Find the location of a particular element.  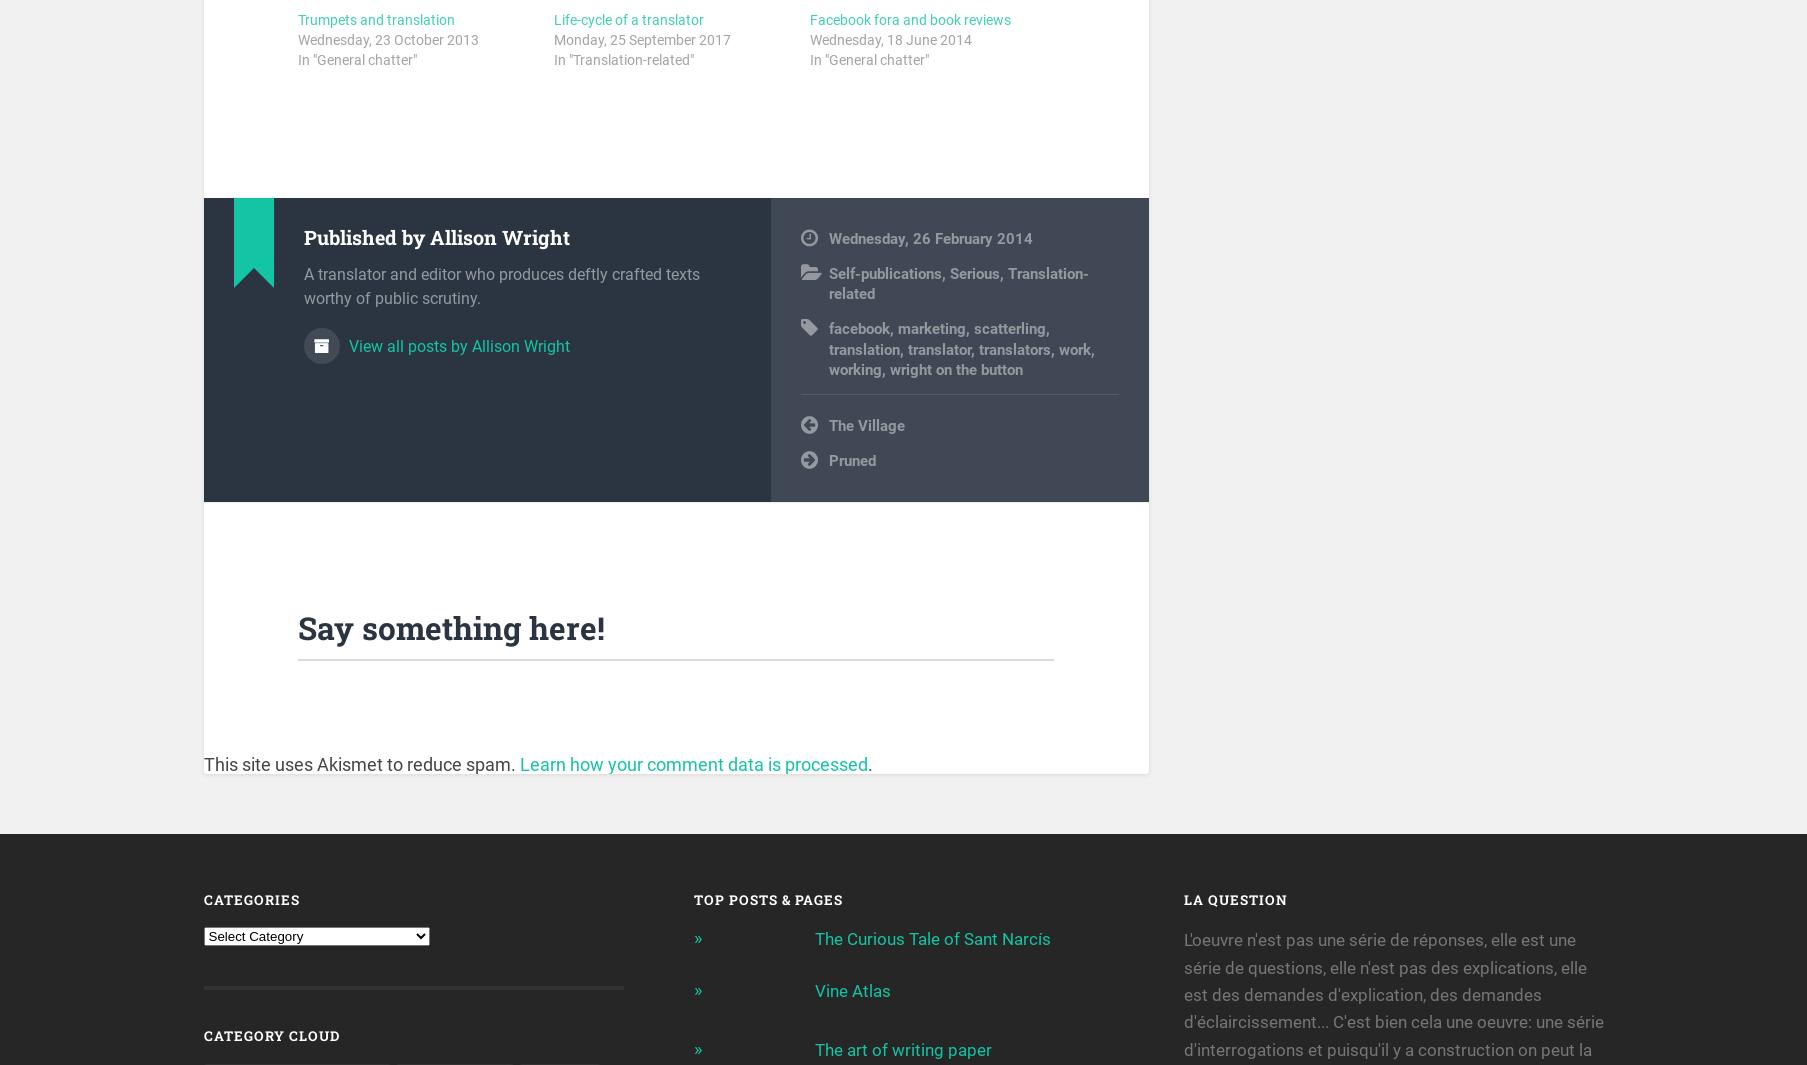

'Category Cloud' is located at coordinates (202, 1039).